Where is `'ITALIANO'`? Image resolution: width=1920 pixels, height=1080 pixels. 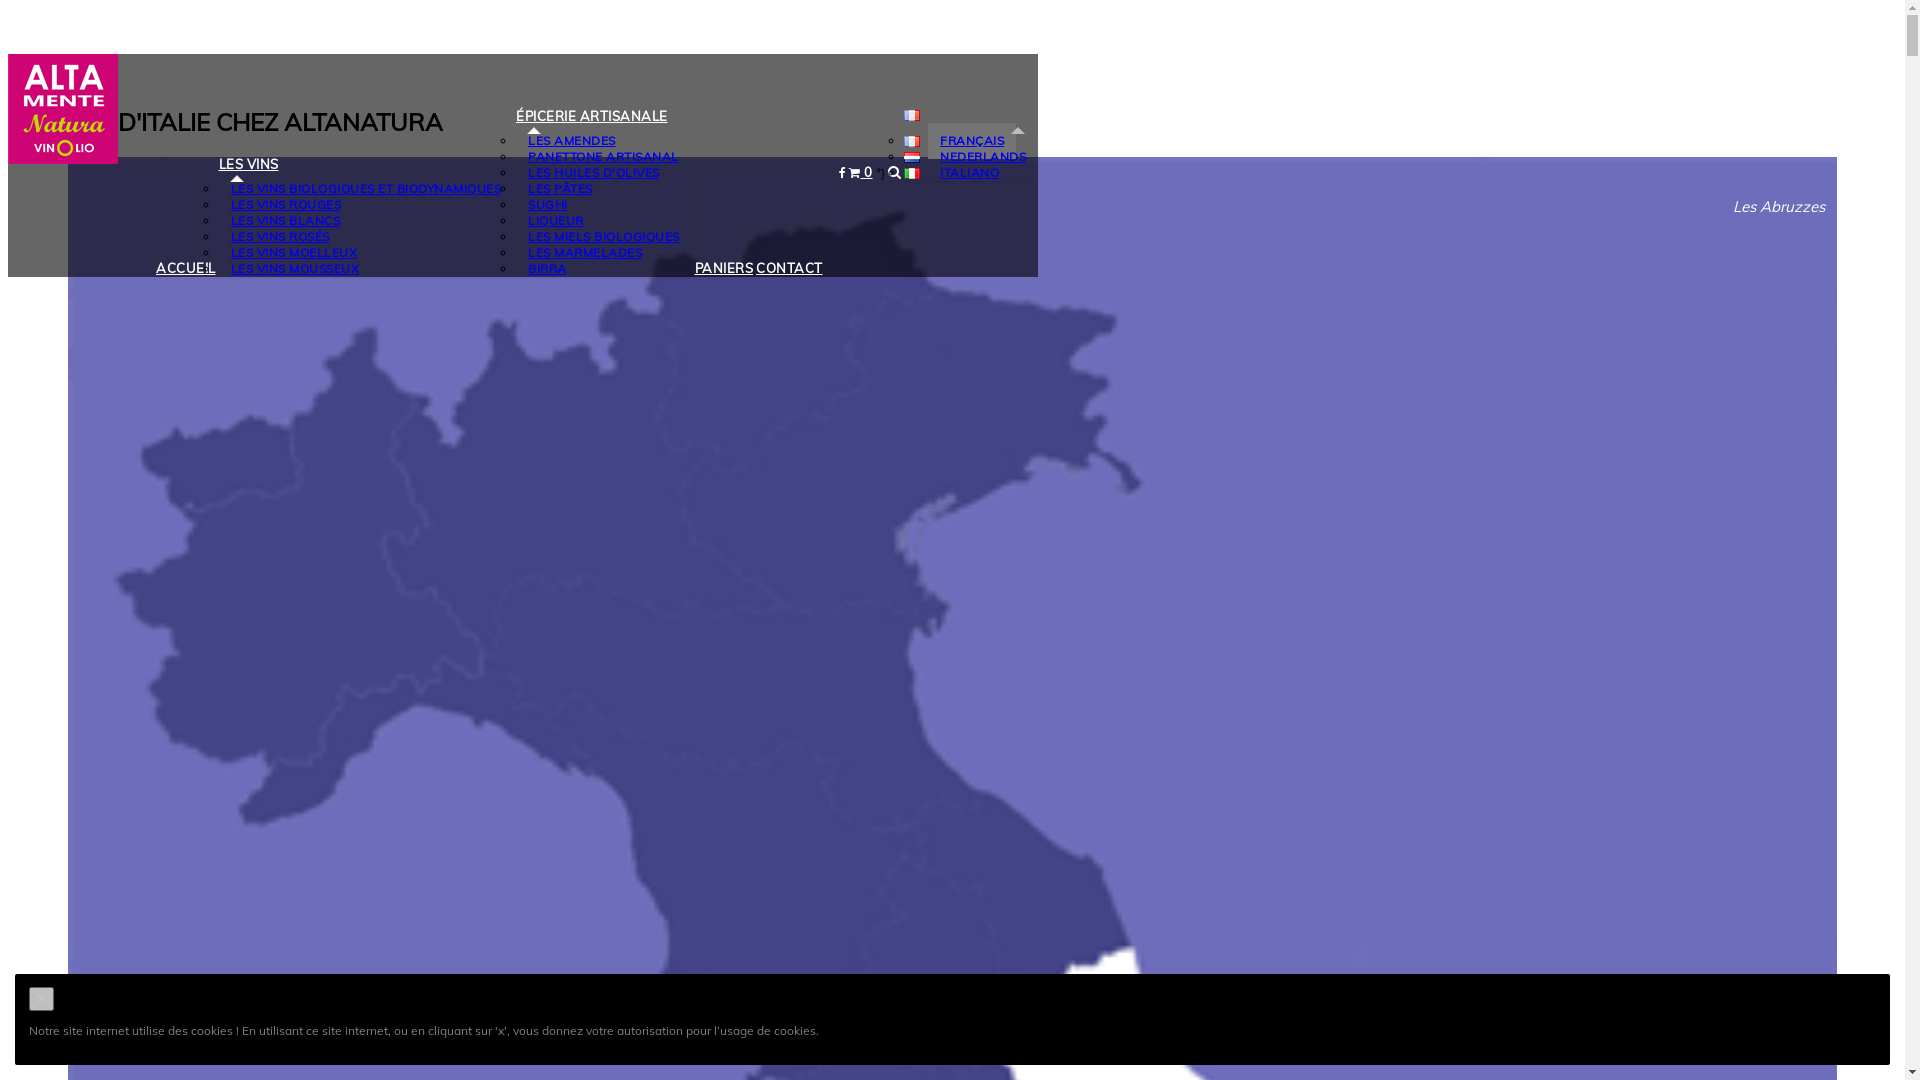 'ITALIANO' is located at coordinates (969, 172).